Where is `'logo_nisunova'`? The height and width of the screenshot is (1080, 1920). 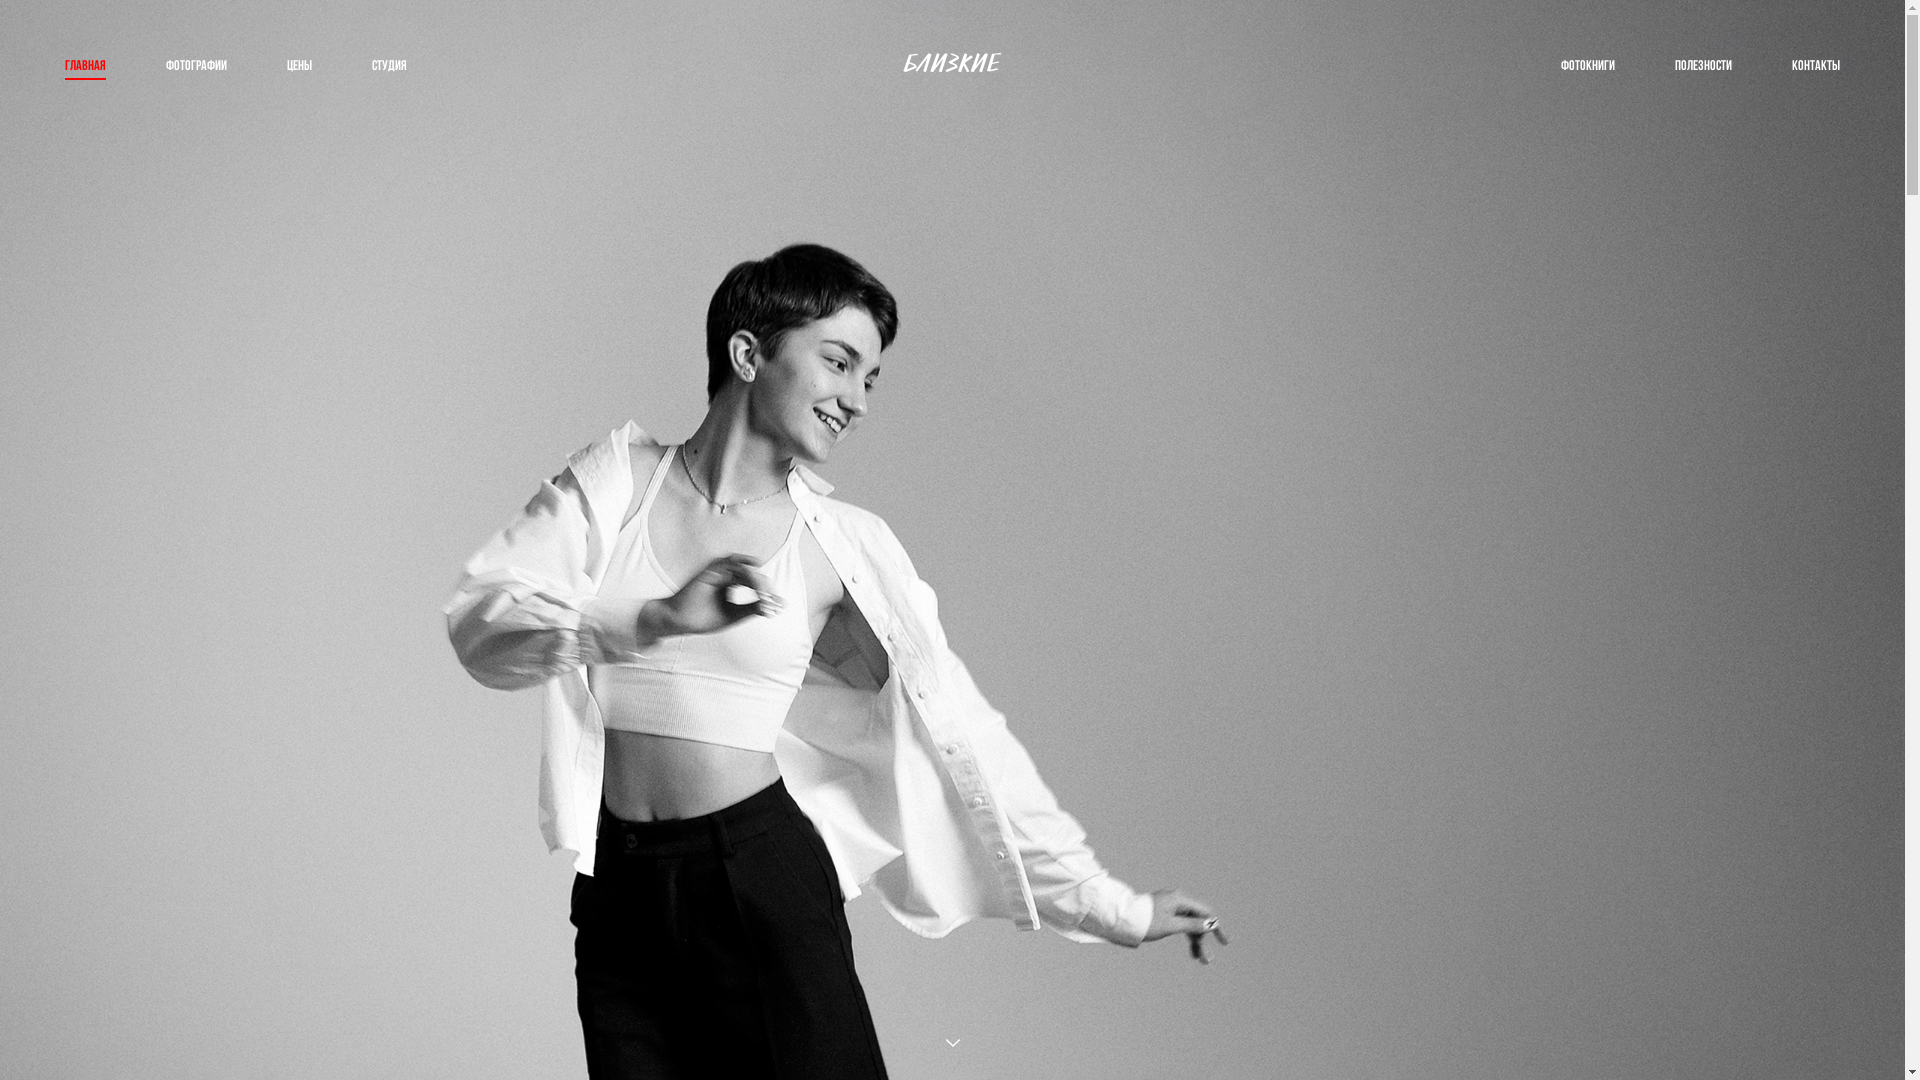
'logo_nisunova' is located at coordinates (951, 64).